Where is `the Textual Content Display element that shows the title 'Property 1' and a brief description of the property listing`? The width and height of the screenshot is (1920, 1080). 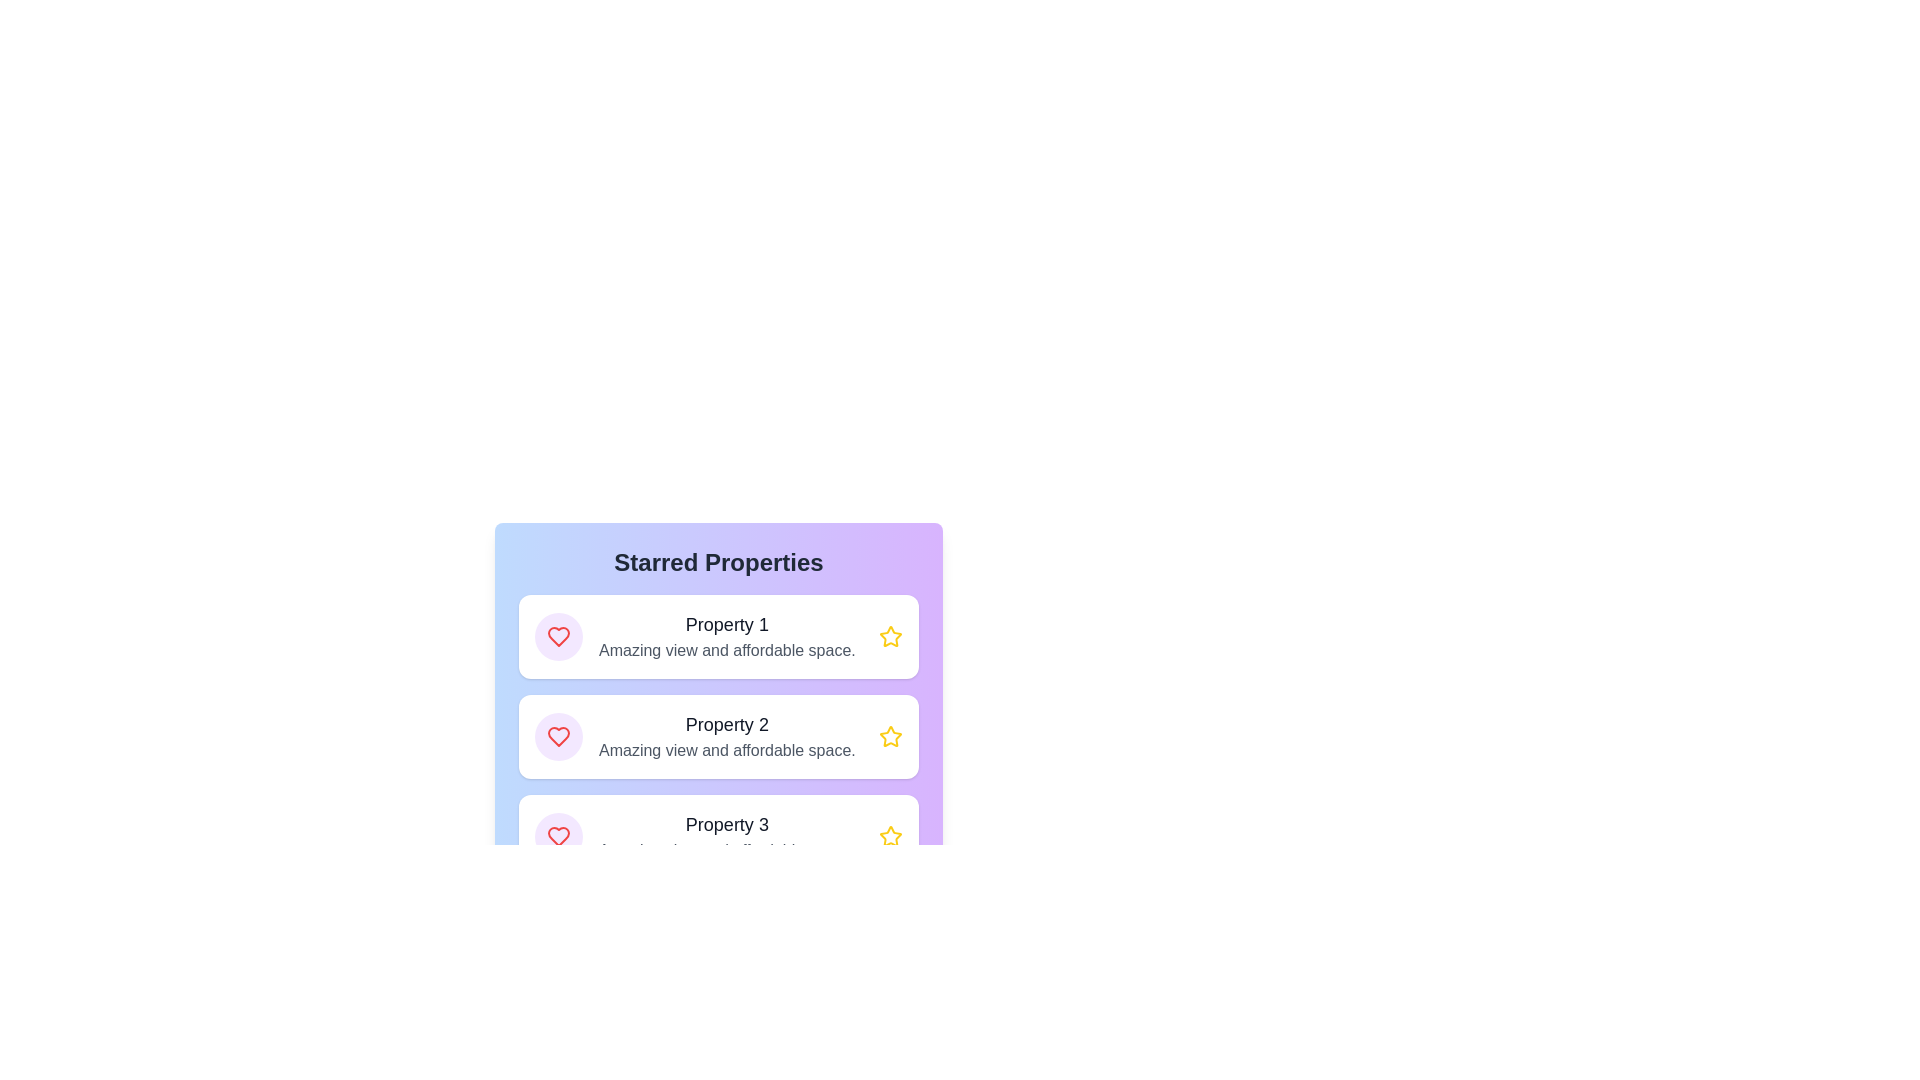
the Textual Content Display element that shows the title 'Property 1' and a brief description of the property listing is located at coordinates (726, 636).